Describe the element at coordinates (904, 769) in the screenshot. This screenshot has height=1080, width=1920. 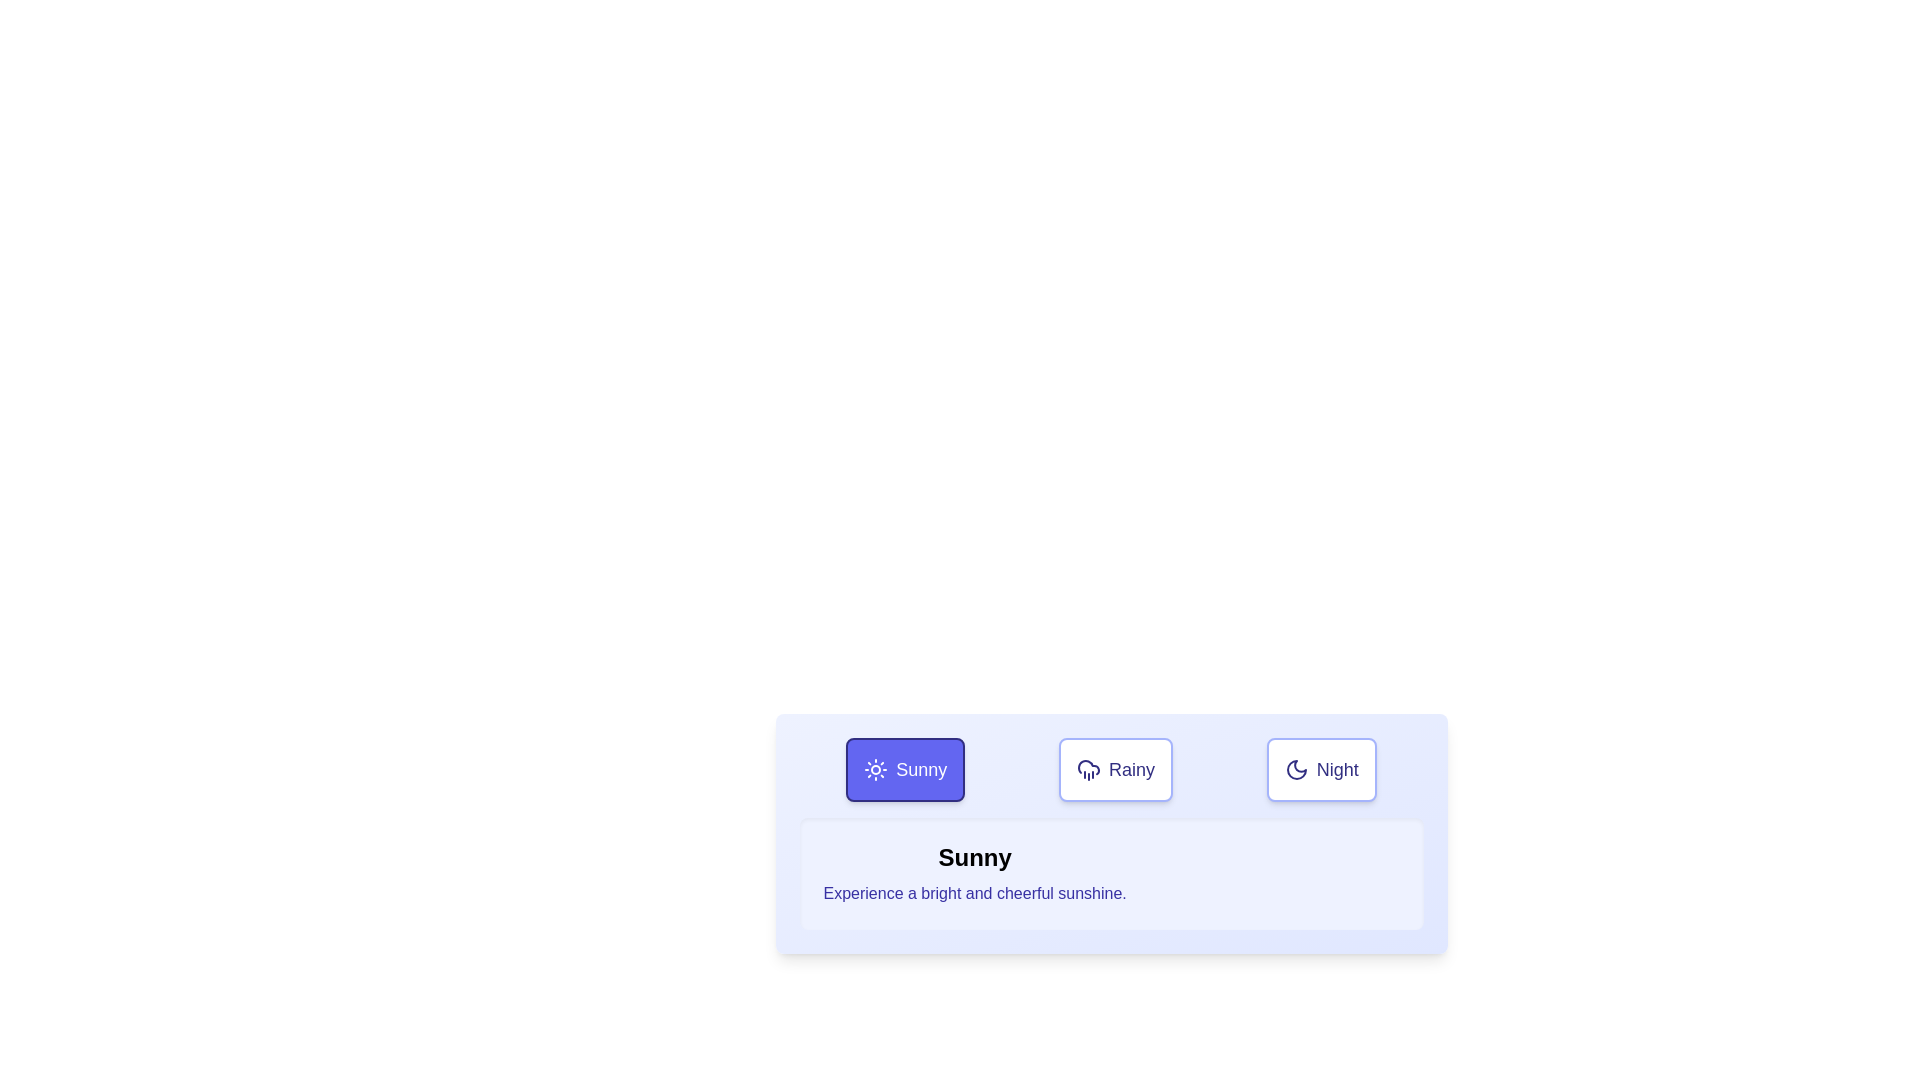
I see `the 'Sunny' button located at the bottom-center of the interface to observe the hover animation` at that location.